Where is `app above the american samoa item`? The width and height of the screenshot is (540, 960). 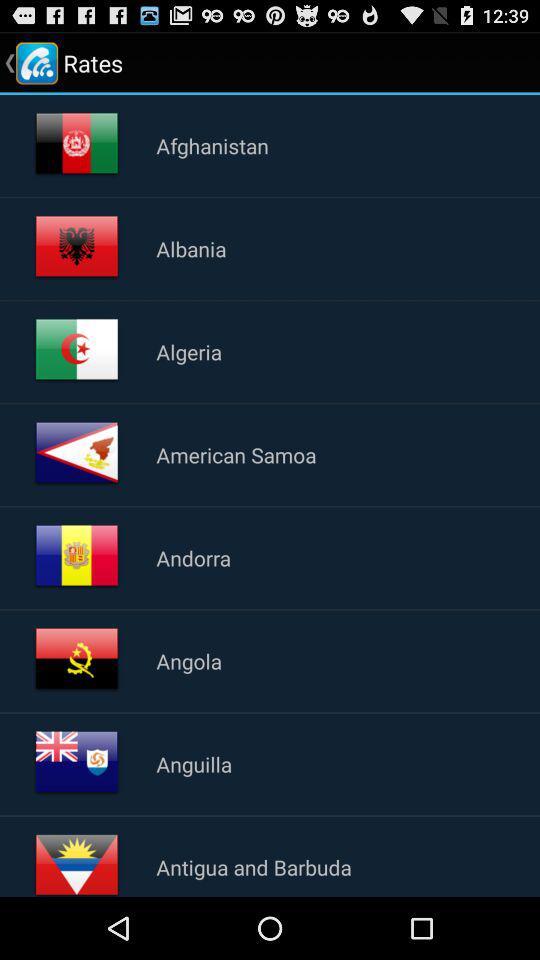
app above the american samoa item is located at coordinates (189, 351).